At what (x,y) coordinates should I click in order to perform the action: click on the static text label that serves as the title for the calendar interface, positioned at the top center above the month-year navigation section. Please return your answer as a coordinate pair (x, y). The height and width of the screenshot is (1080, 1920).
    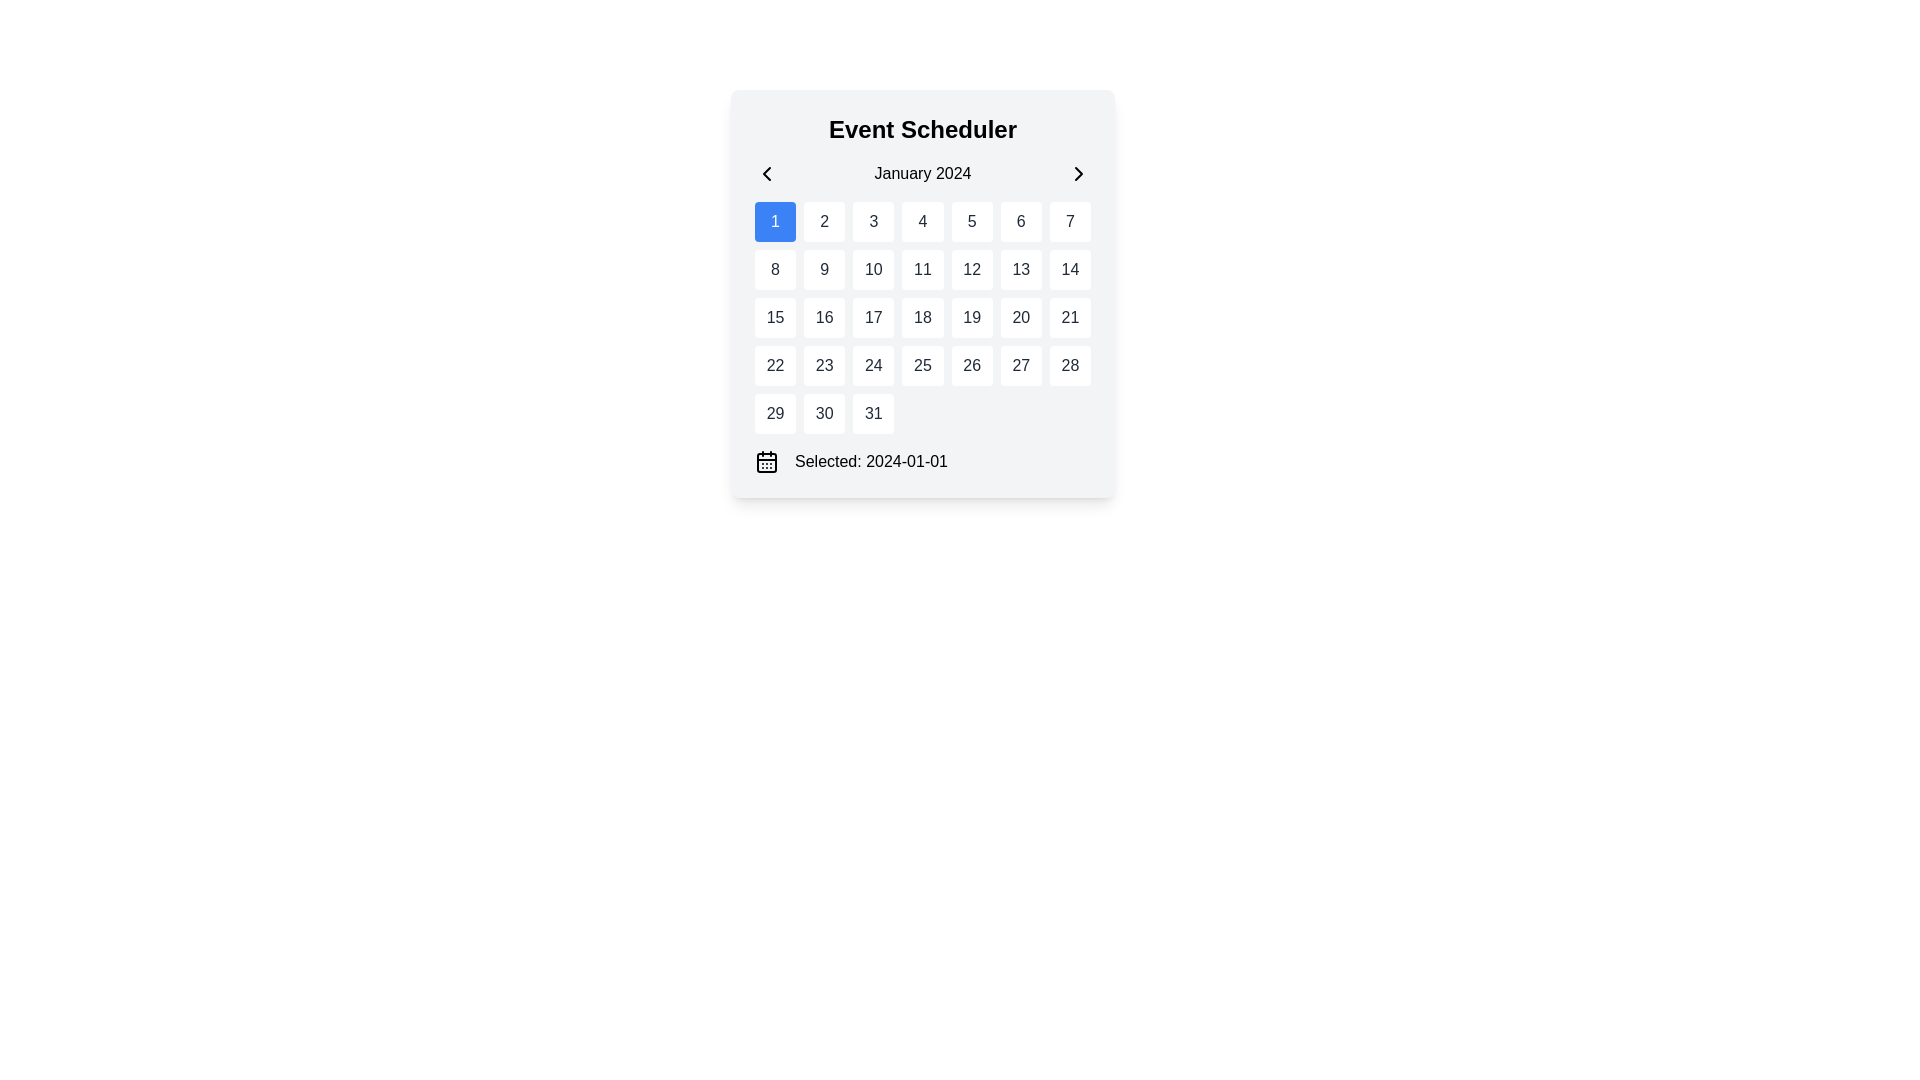
    Looking at the image, I should click on (921, 130).